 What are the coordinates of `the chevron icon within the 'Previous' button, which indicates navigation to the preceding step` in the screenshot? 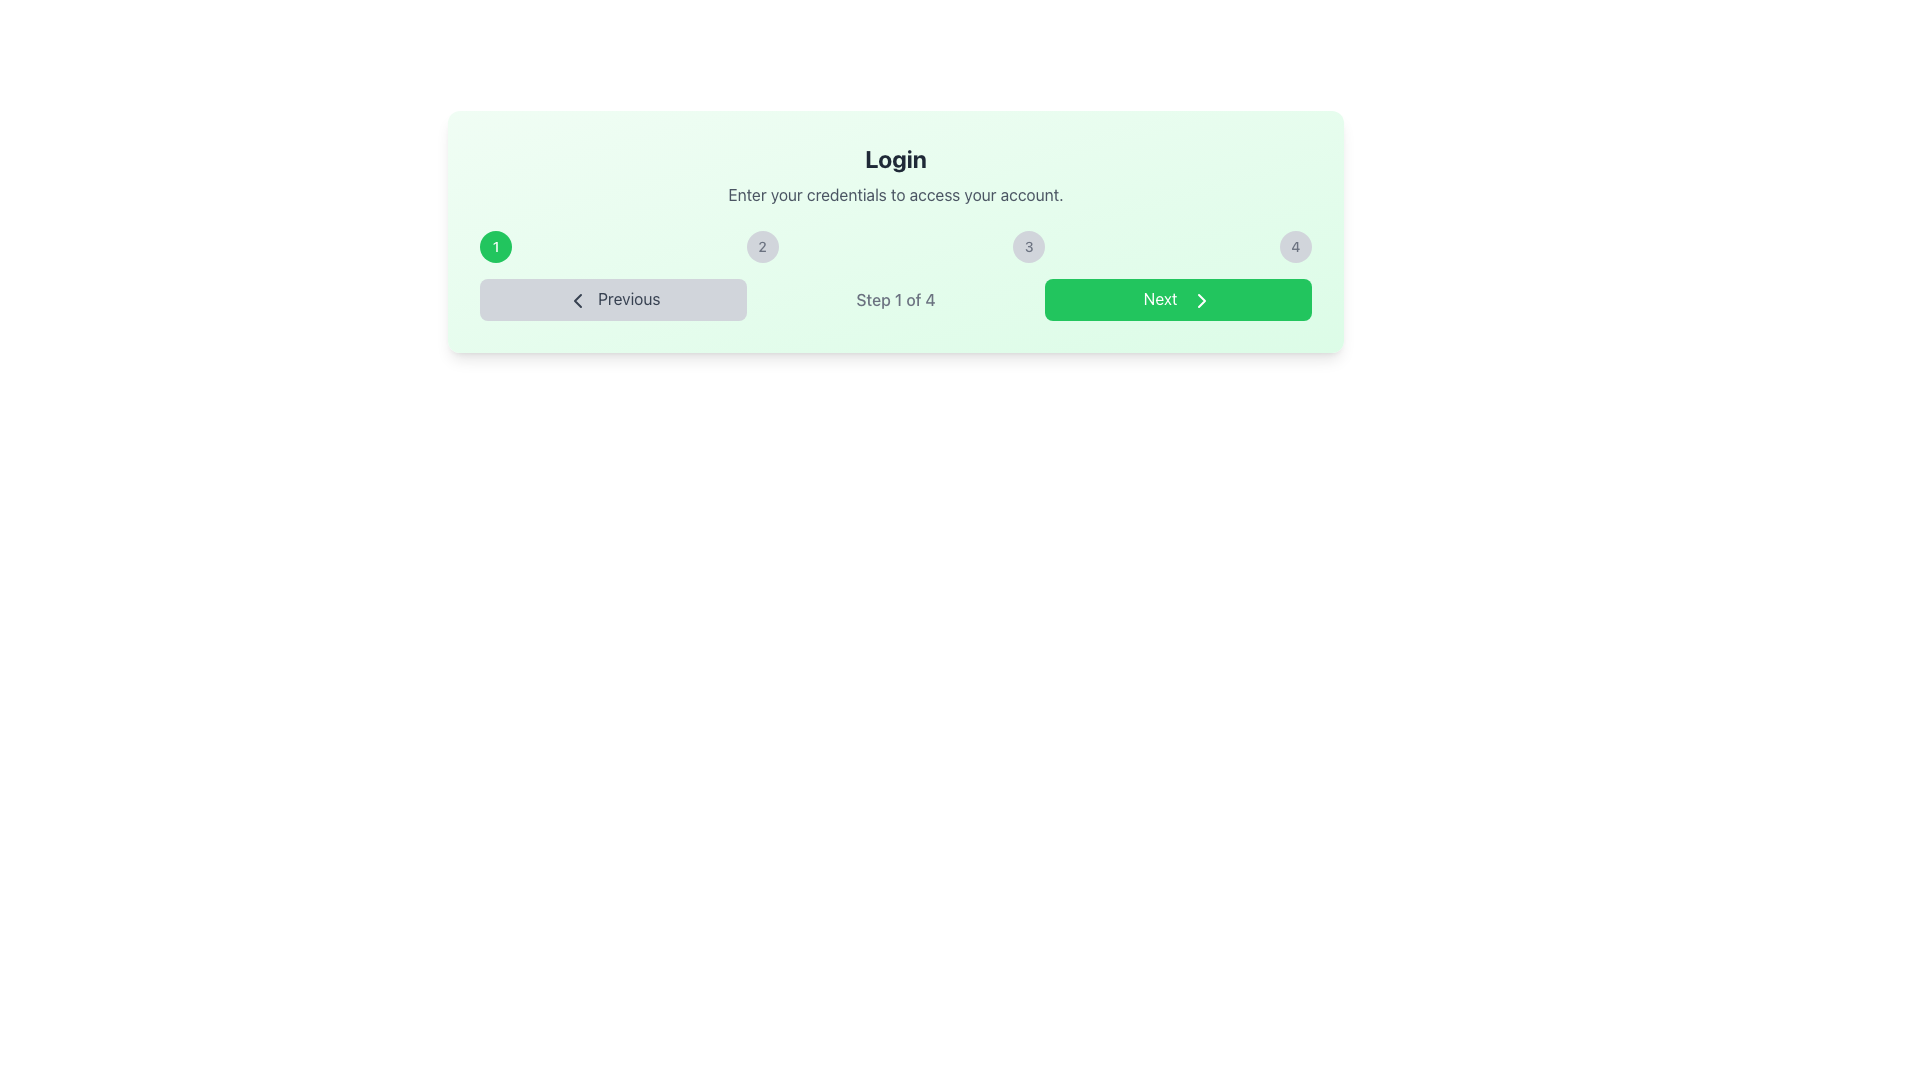 It's located at (577, 300).